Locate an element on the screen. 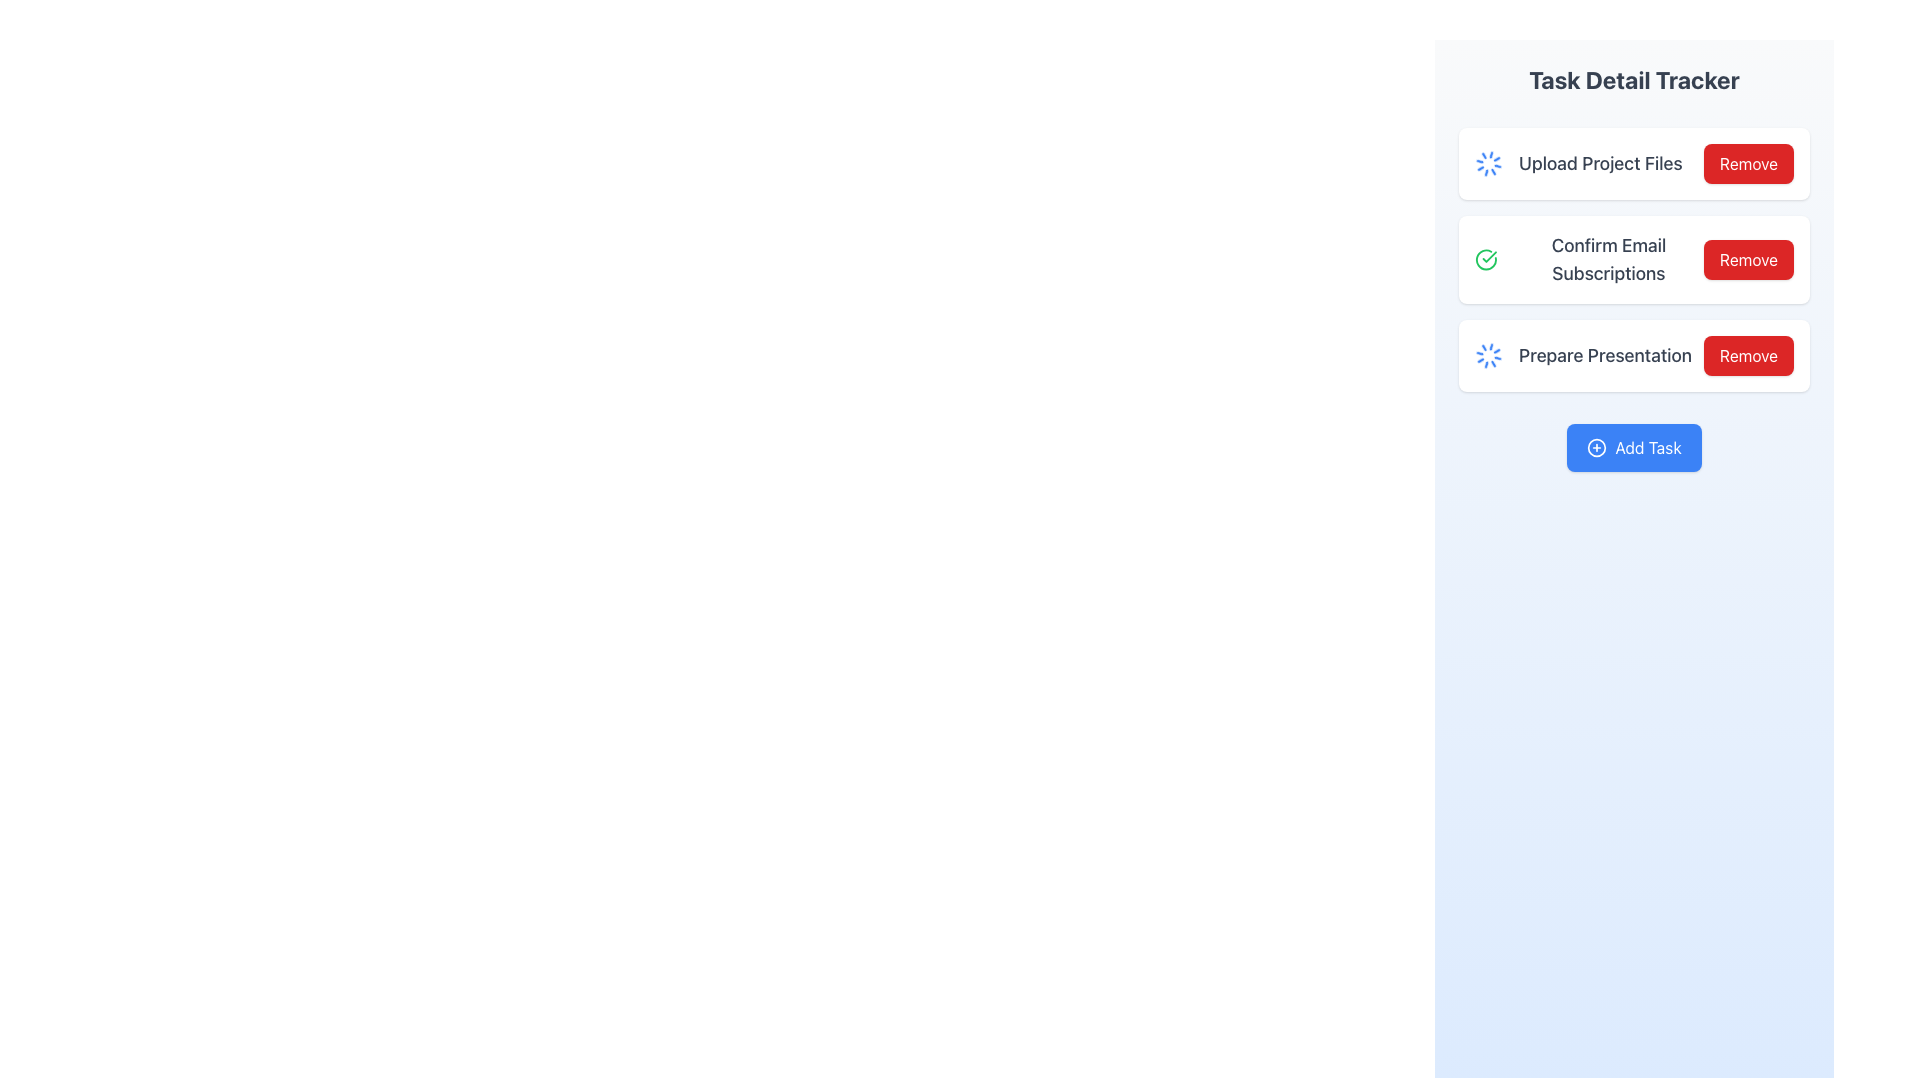 This screenshot has height=1080, width=1920. the icon located within the blue button at the bottom of the panel, which indicates the purpose of adding new tasks next to the text 'Add Task' is located at coordinates (1596, 446).